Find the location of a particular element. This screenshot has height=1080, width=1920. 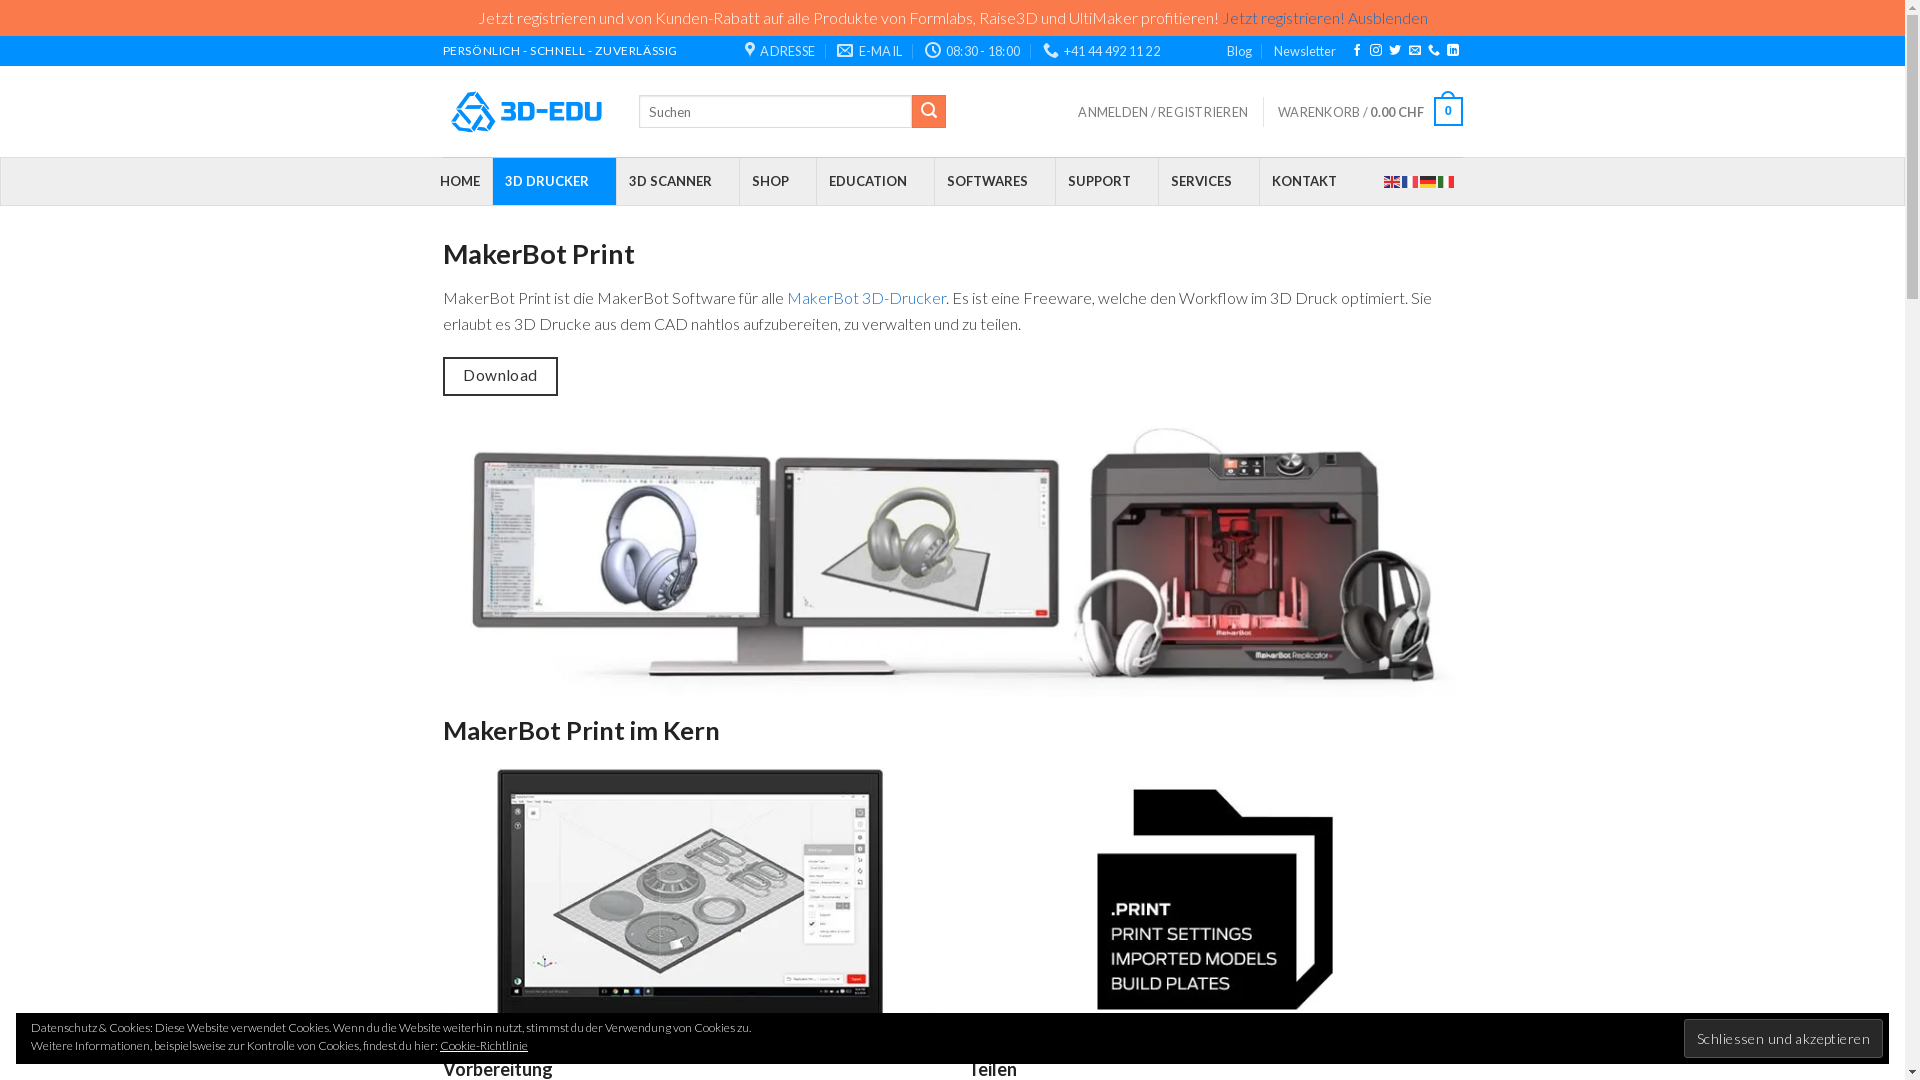

'Jetzt registrieren!' is located at coordinates (1283, 17).